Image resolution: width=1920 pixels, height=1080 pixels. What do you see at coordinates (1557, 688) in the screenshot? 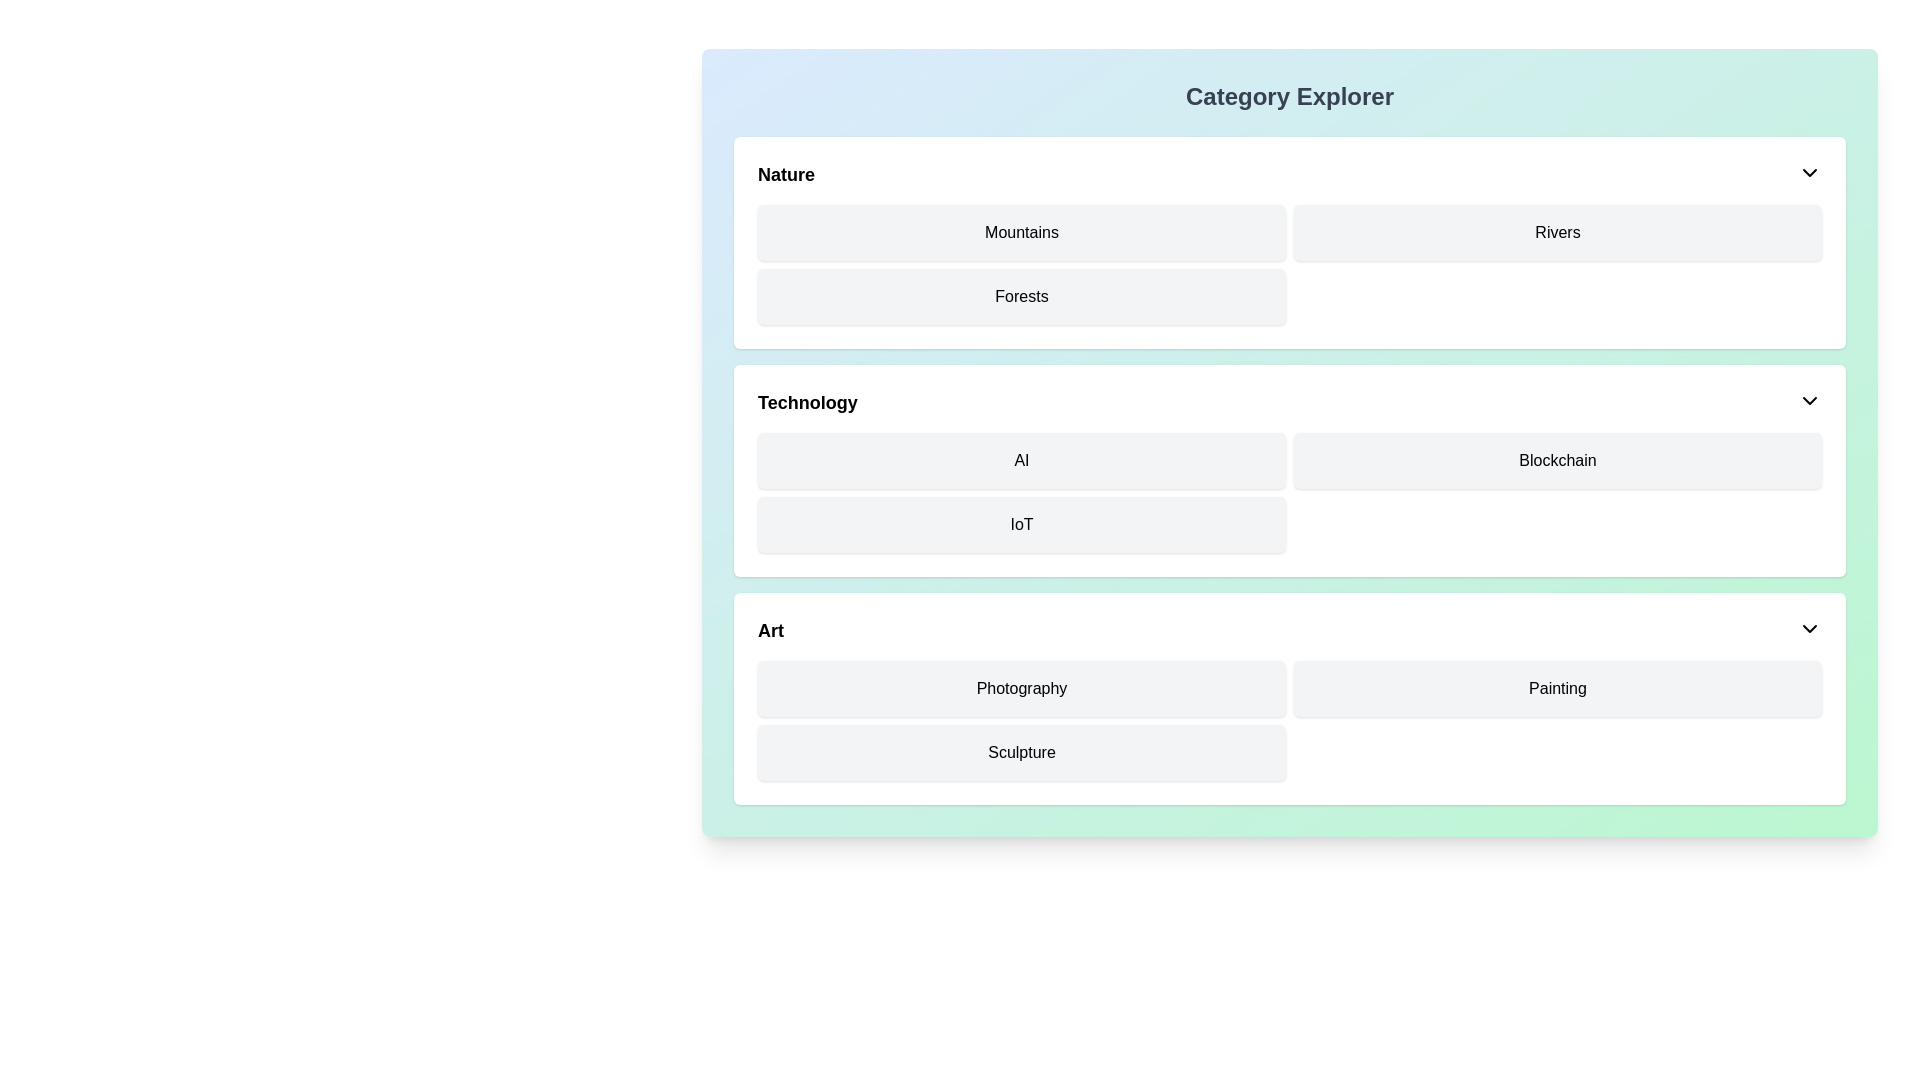
I see `the 'Painting' category button, which is the second button in the 'Art' section, located to the right of the 'Photography' button and above the 'Sculpture' button` at bounding box center [1557, 688].